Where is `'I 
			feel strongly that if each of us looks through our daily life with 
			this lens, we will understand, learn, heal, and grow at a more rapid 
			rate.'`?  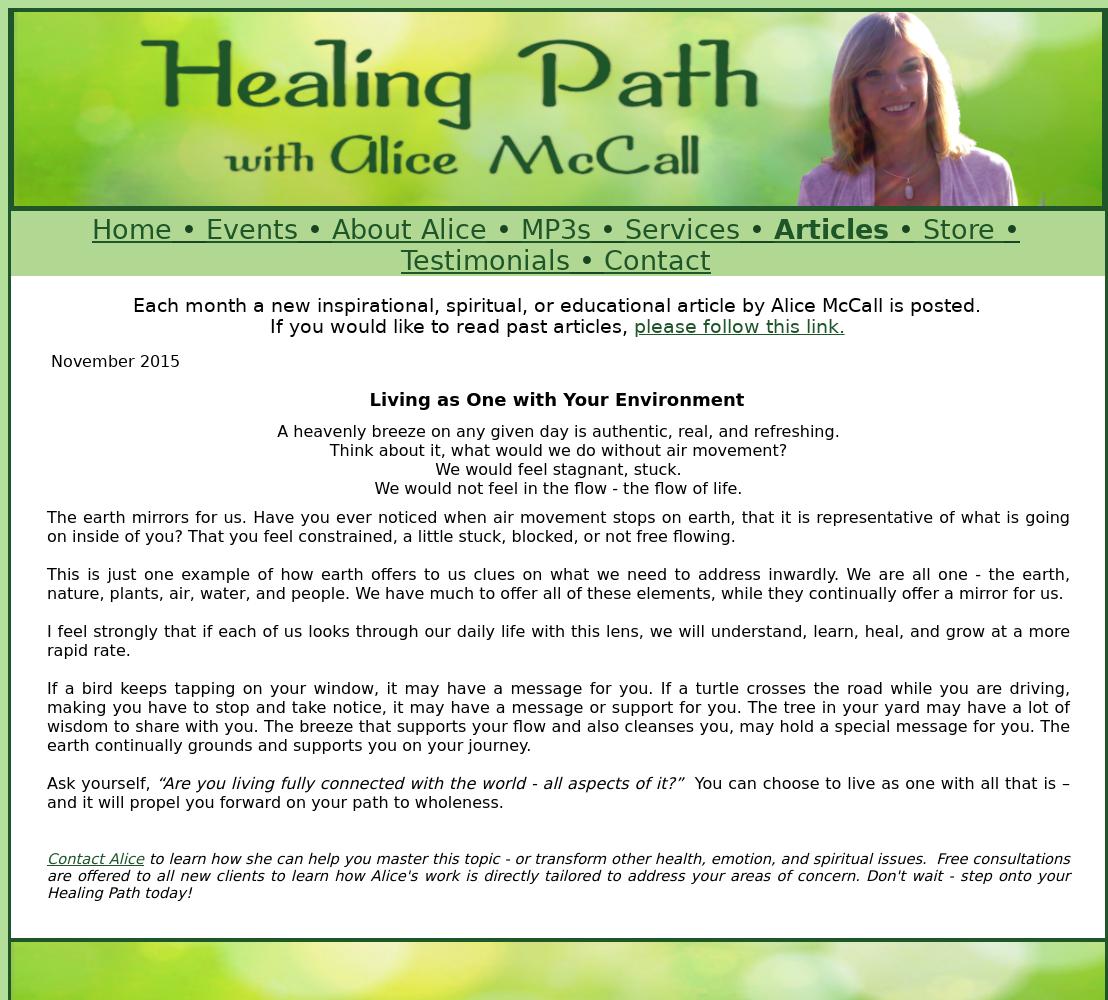 'I 
			feel strongly that if each of us looks through our daily life with 
			this lens, we will understand, learn, heal, and grow at a more rapid 
			rate.' is located at coordinates (558, 641).